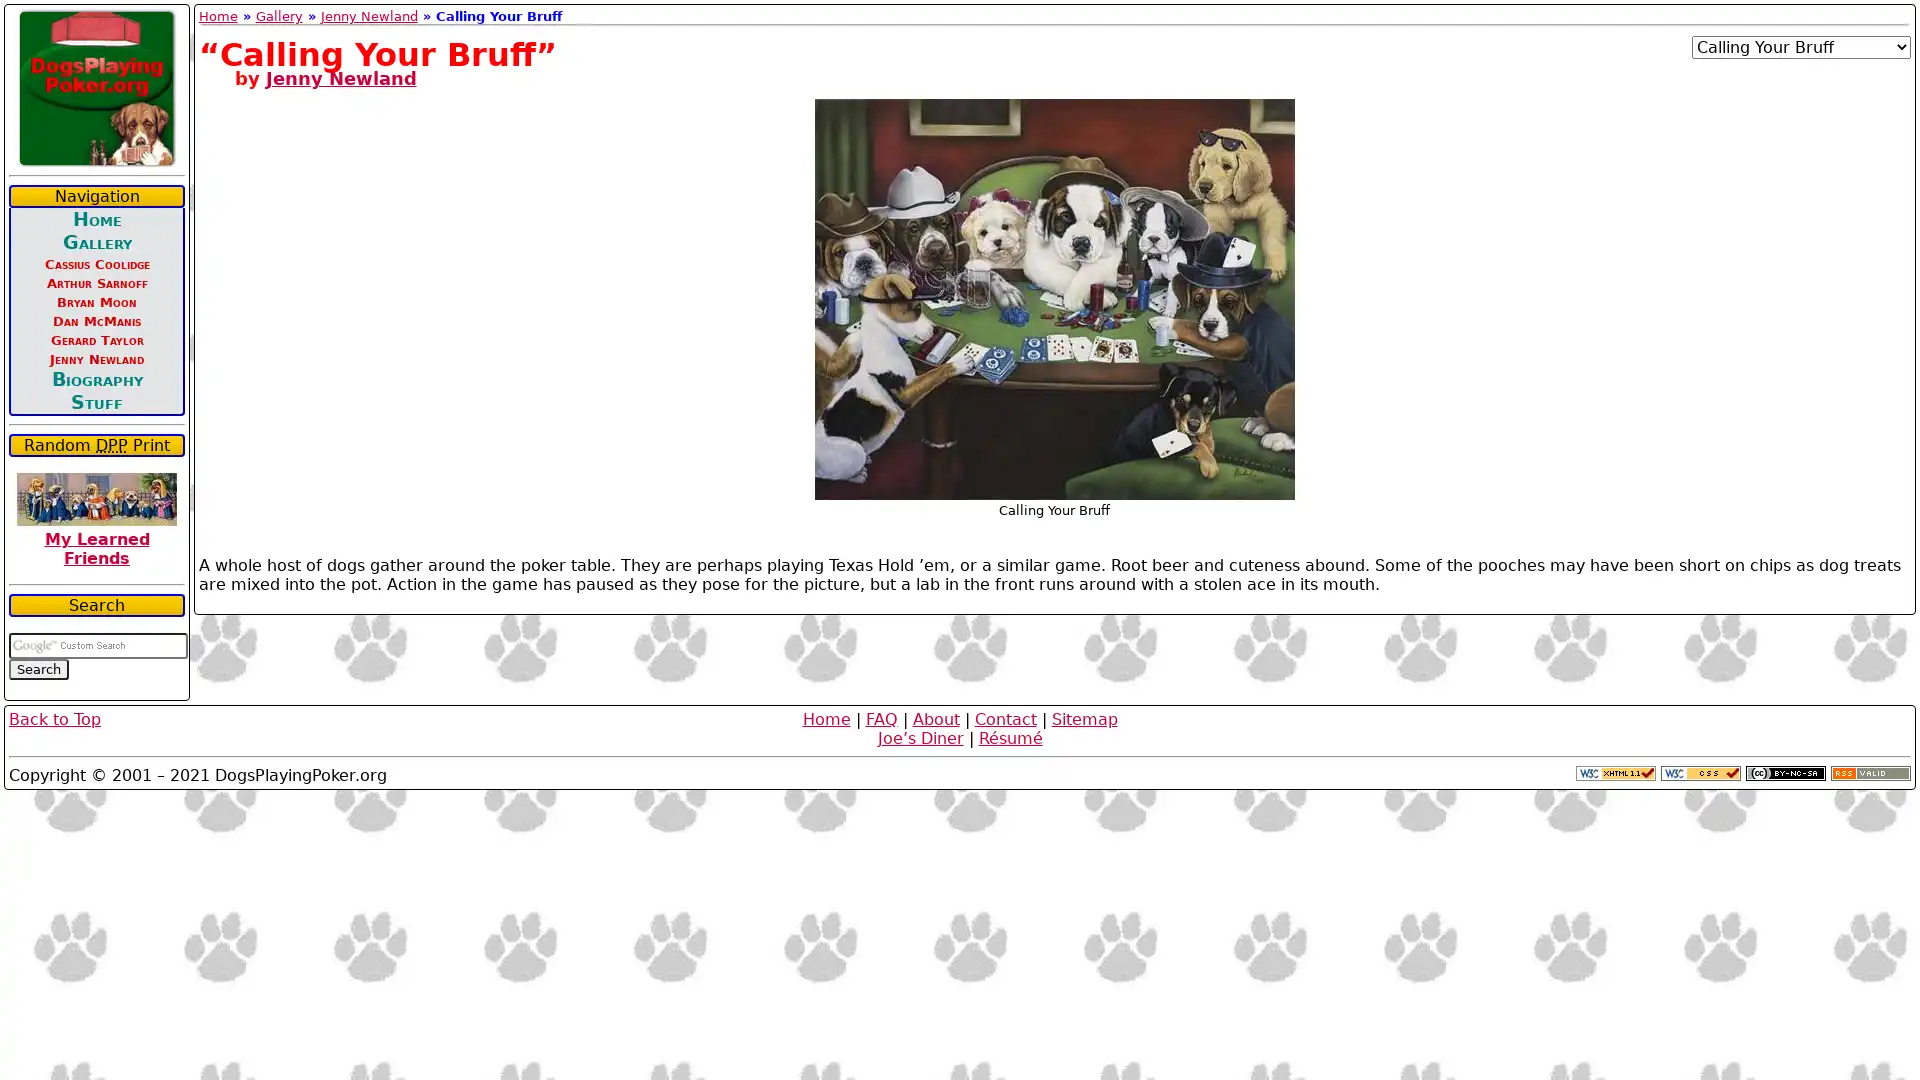 This screenshot has height=1080, width=1920. I want to click on Search, so click(38, 669).